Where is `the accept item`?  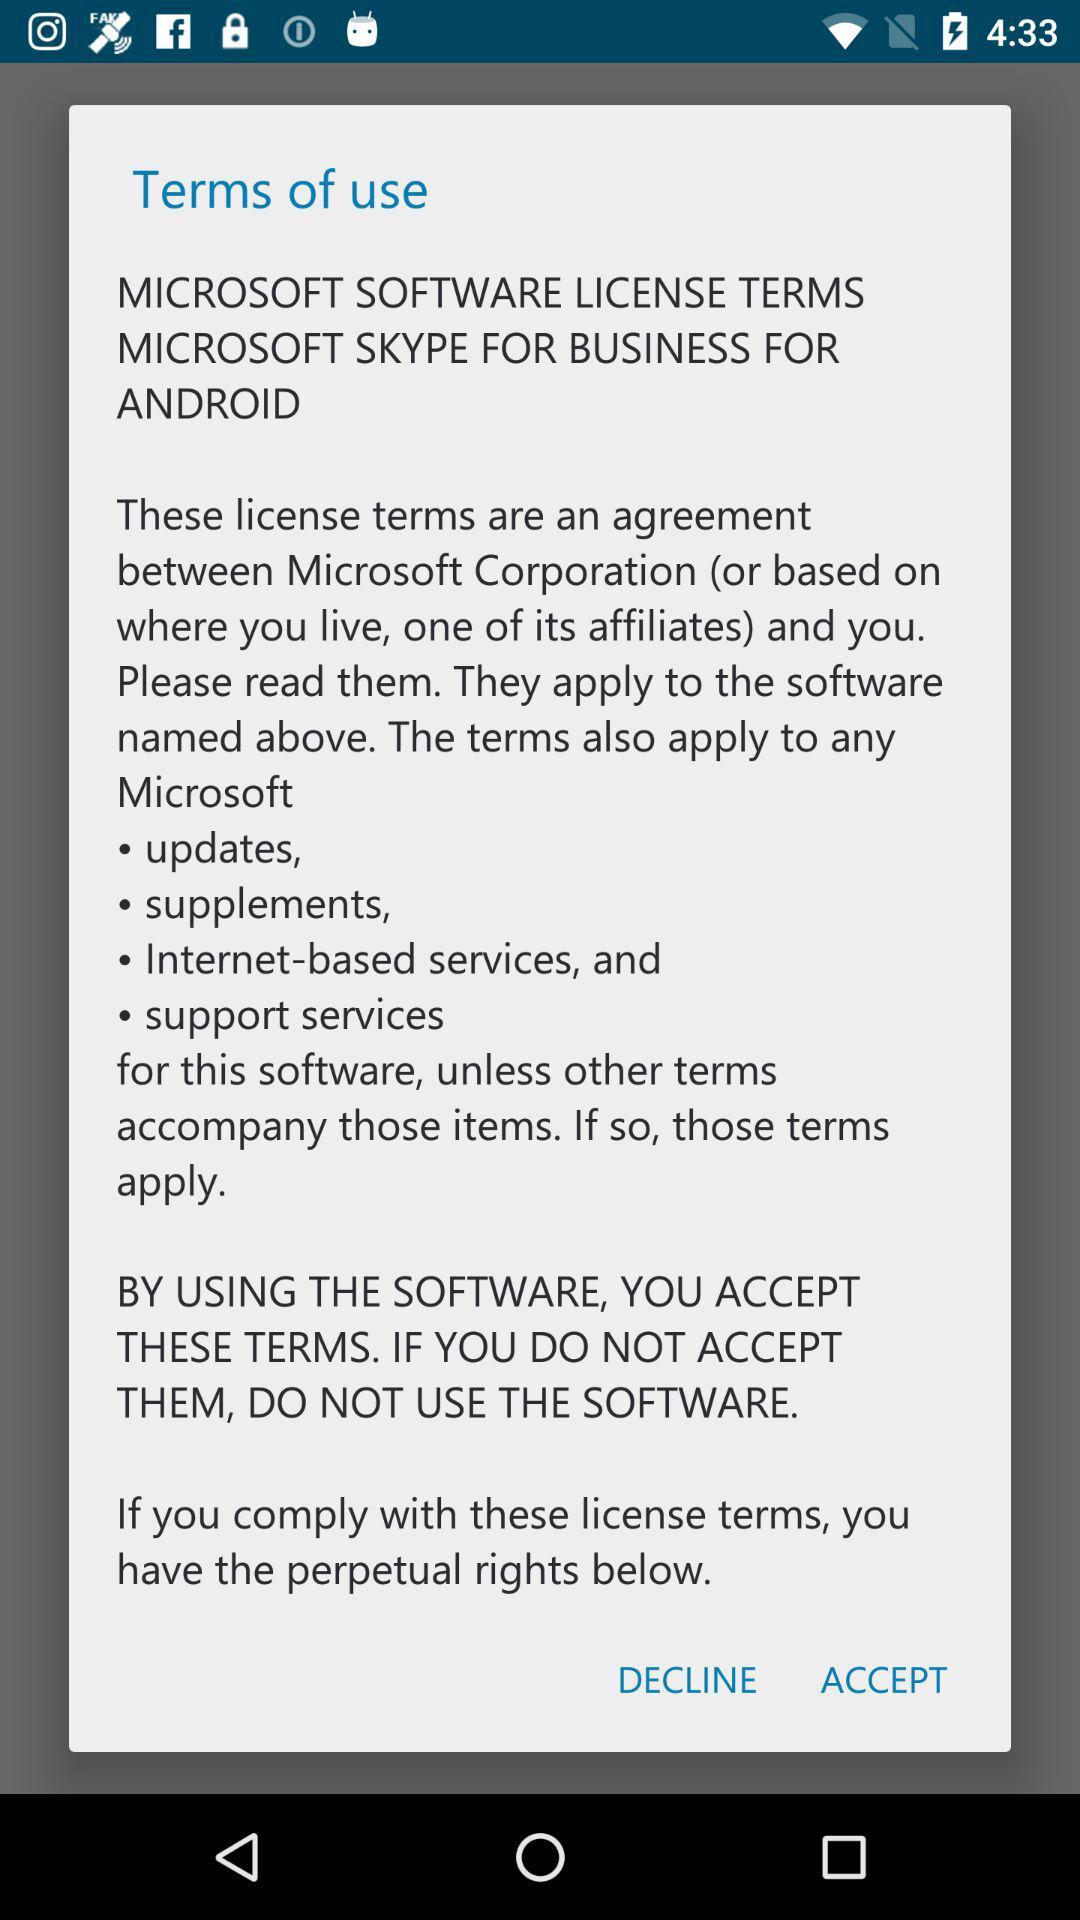
the accept item is located at coordinates (883, 1678).